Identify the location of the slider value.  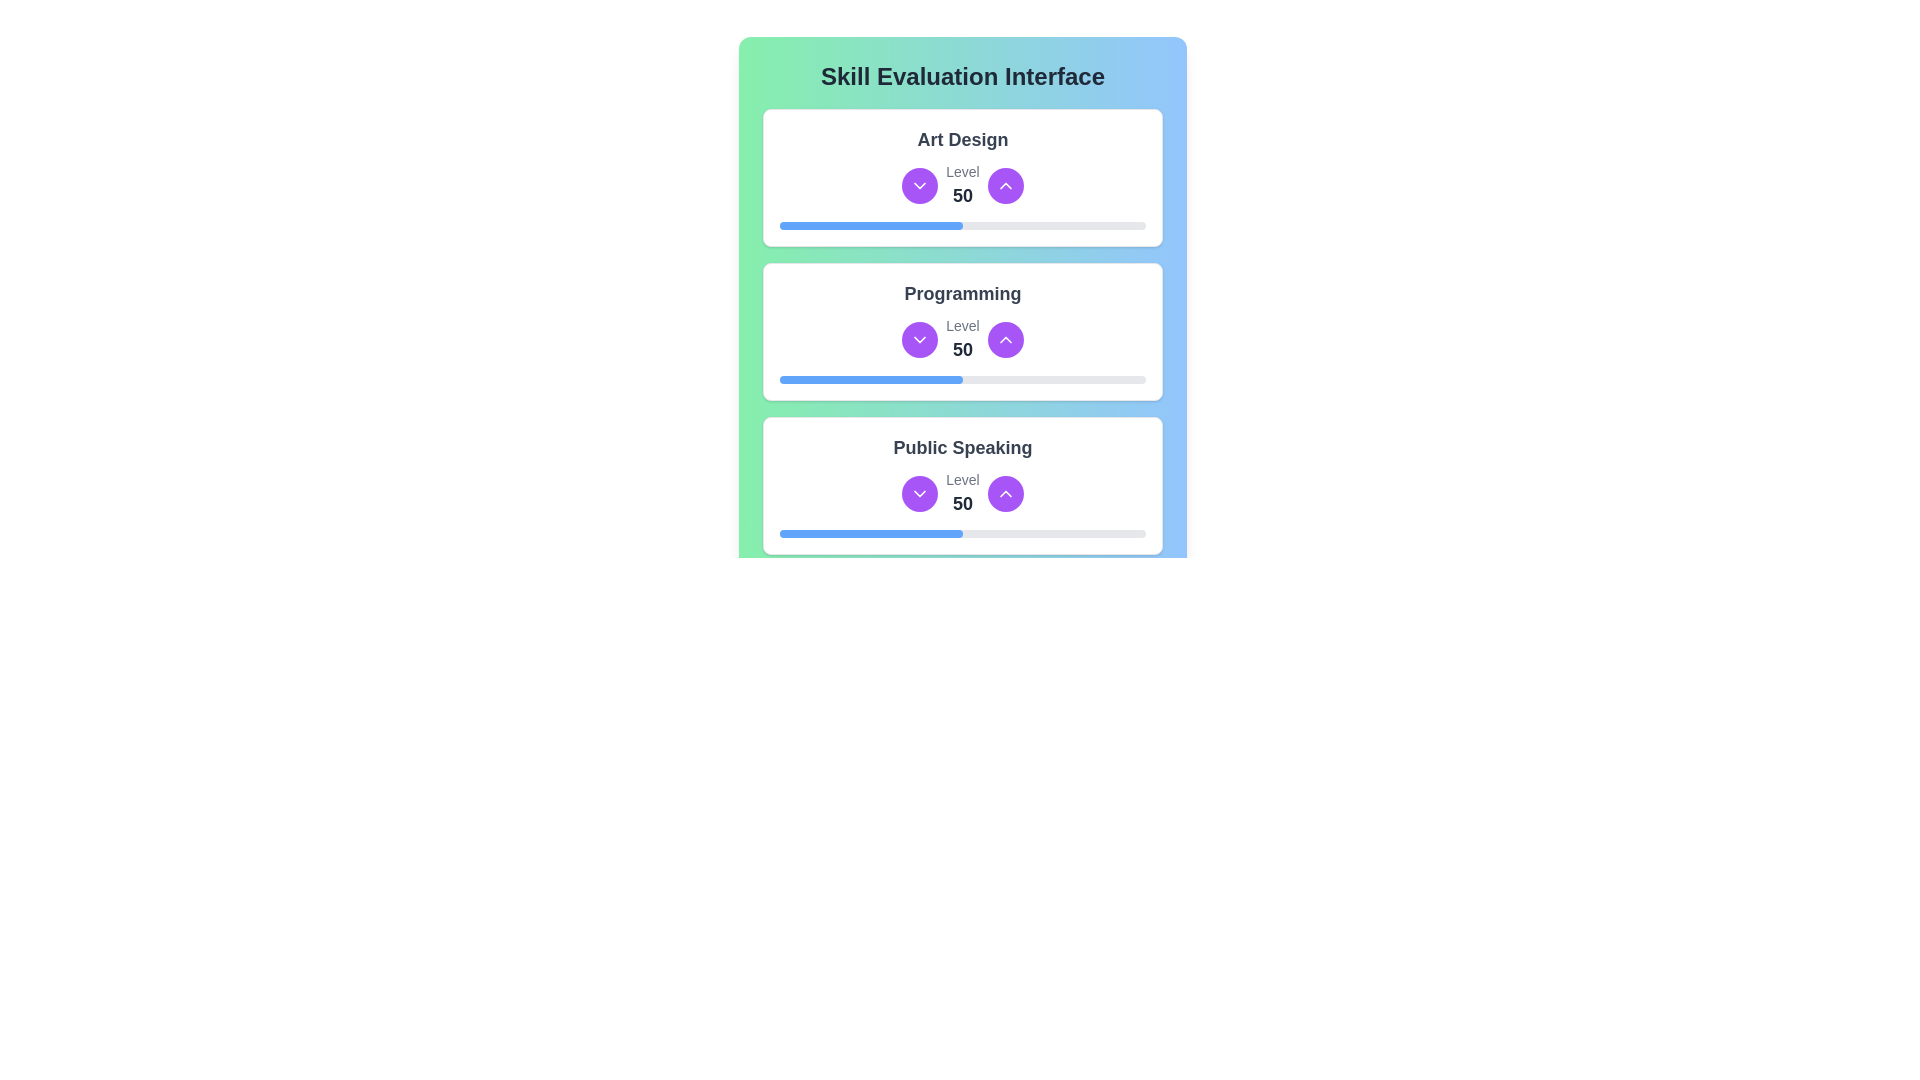
(790, 532).